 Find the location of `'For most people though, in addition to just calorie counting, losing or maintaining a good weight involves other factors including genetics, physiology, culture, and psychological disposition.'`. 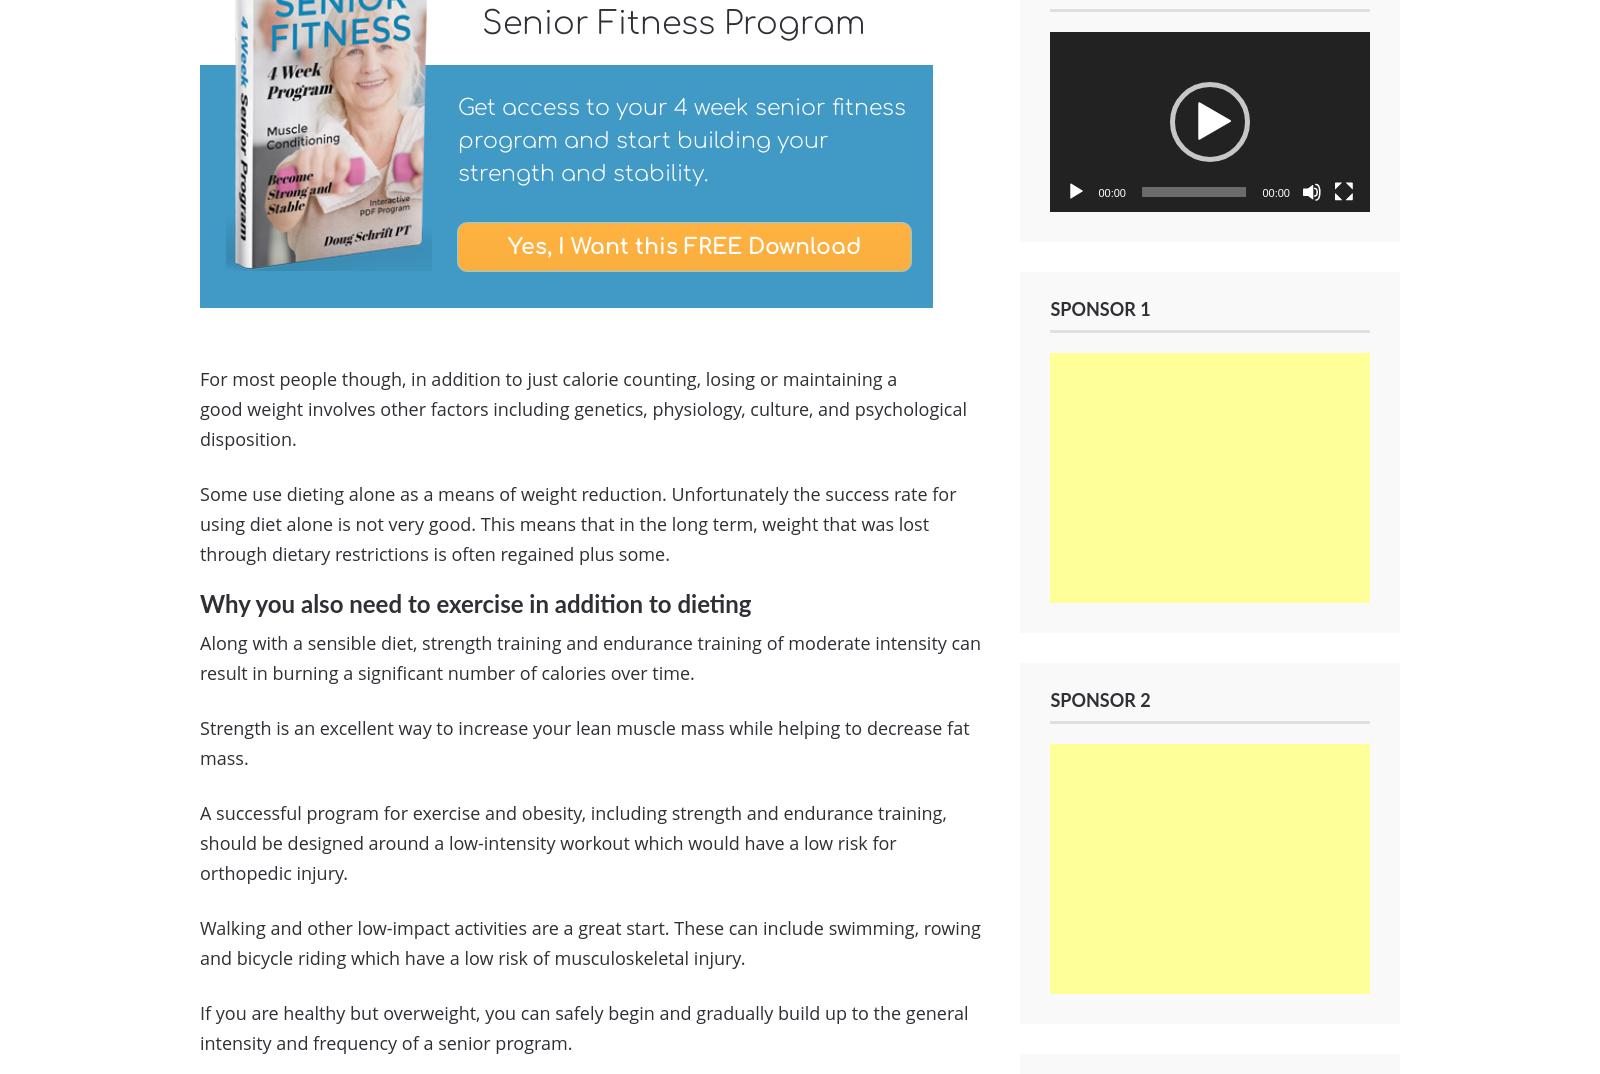

'For most people though, in addition to just calorie counting, losing or maintaining a good weight involves other factors including genetics, physiology, culture, and psychological disposition.' is located at coordinates (199, 408).